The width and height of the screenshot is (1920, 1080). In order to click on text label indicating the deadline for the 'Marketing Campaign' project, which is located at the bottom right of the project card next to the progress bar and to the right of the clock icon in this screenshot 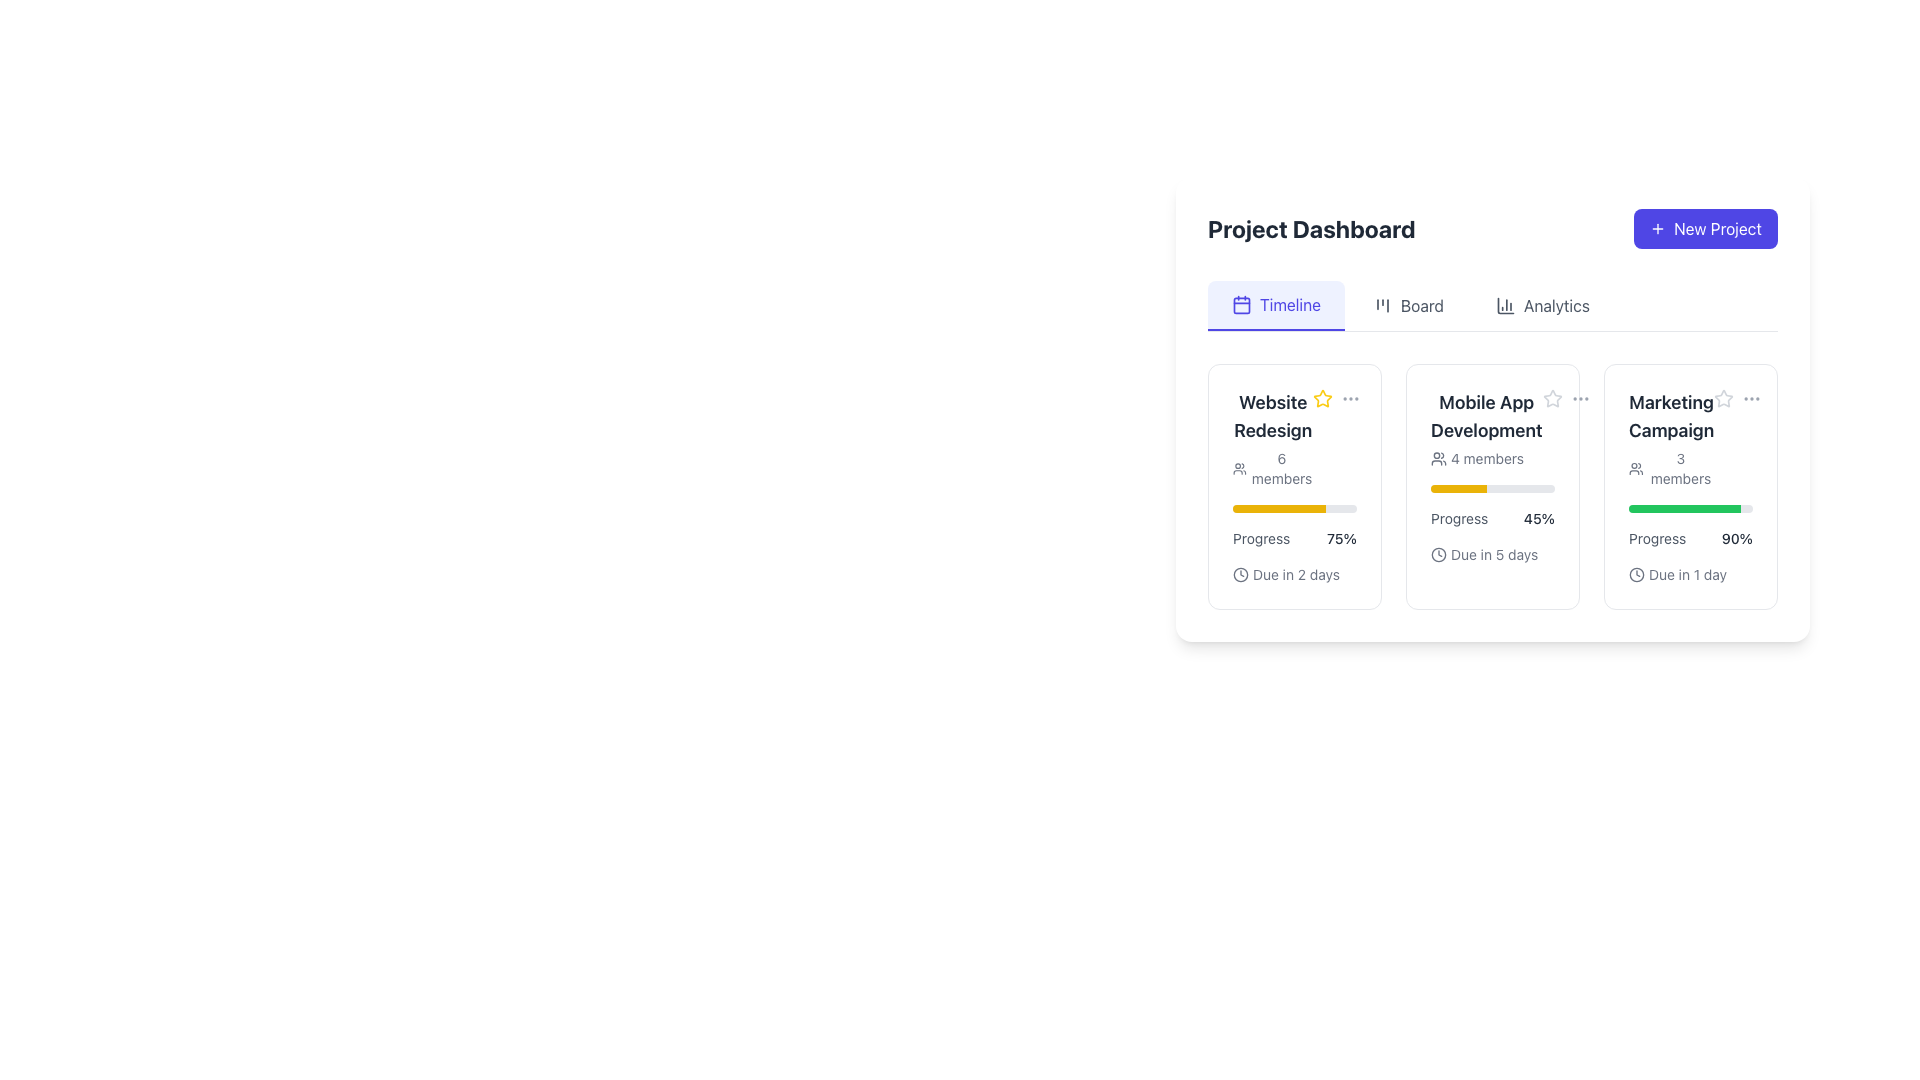, I will do `click(1687, 574)`.